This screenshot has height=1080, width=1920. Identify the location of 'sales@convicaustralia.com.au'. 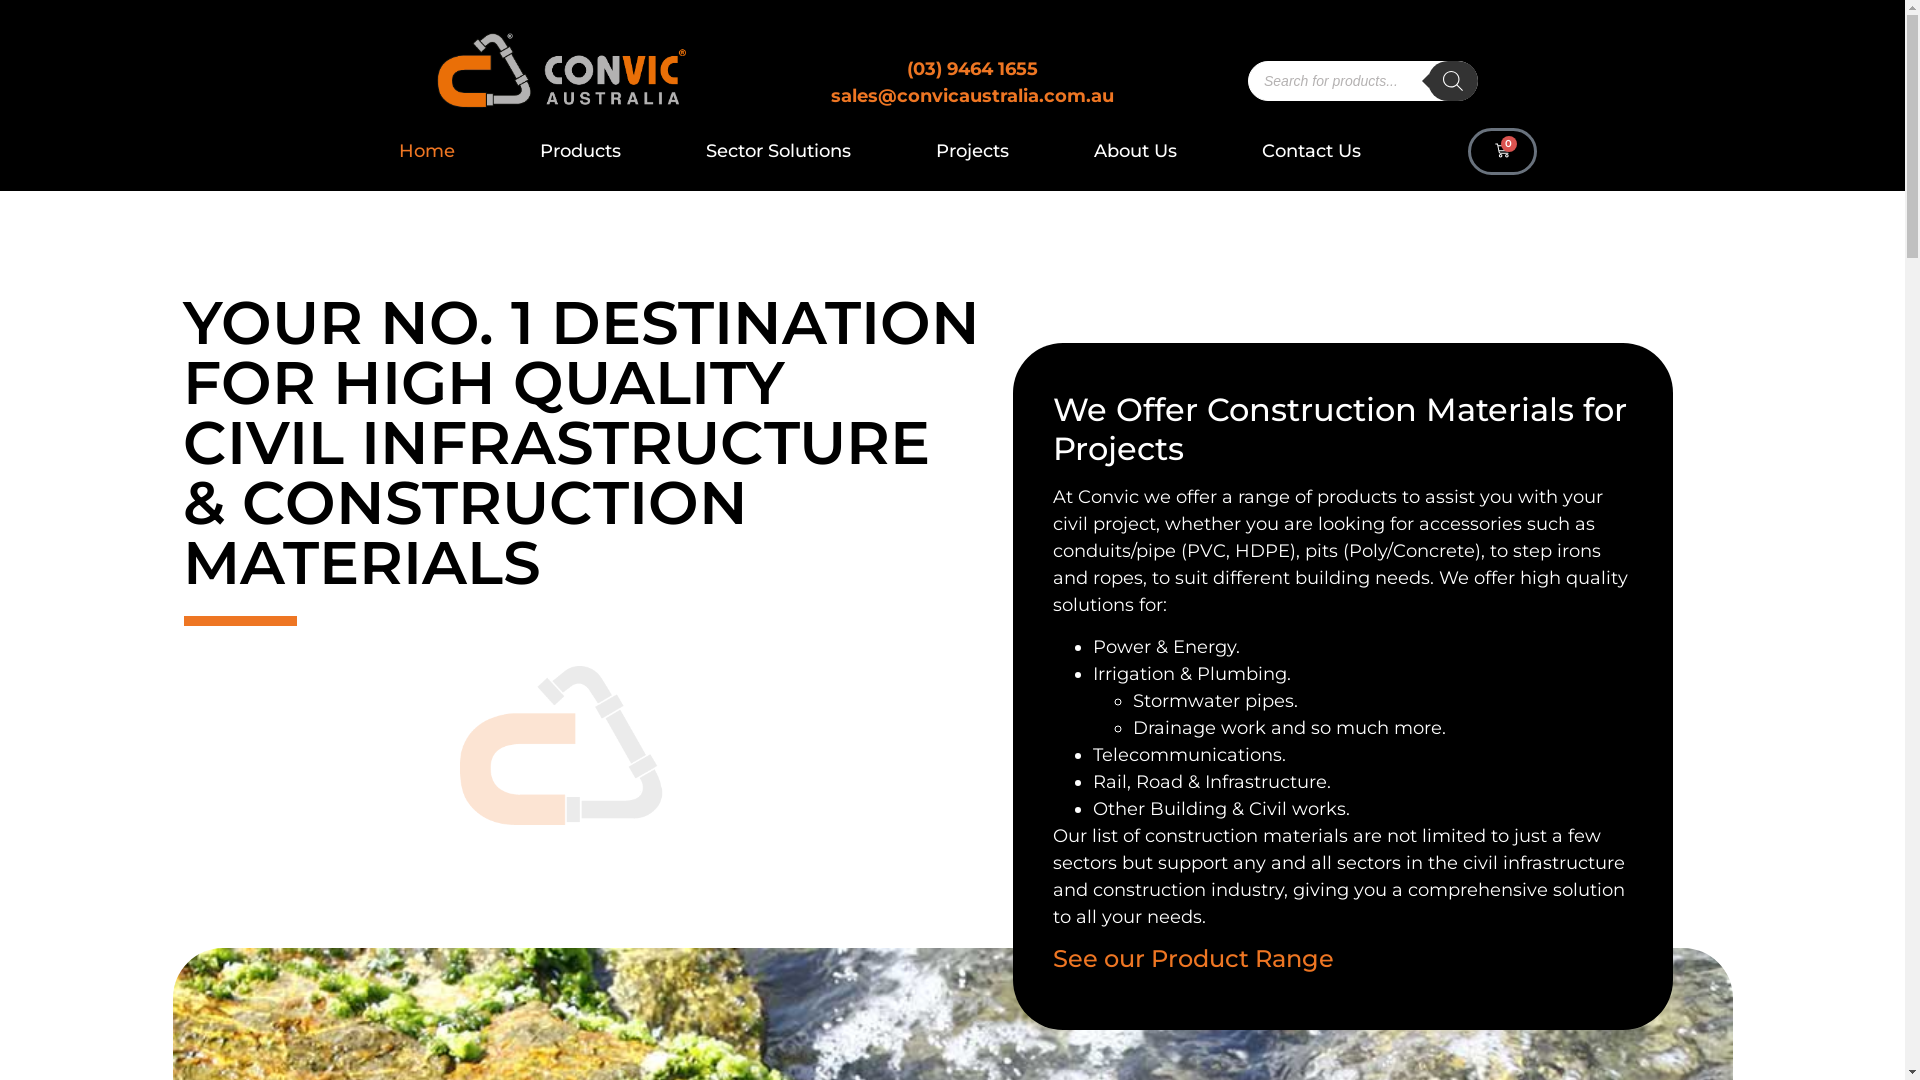
(971, 96).